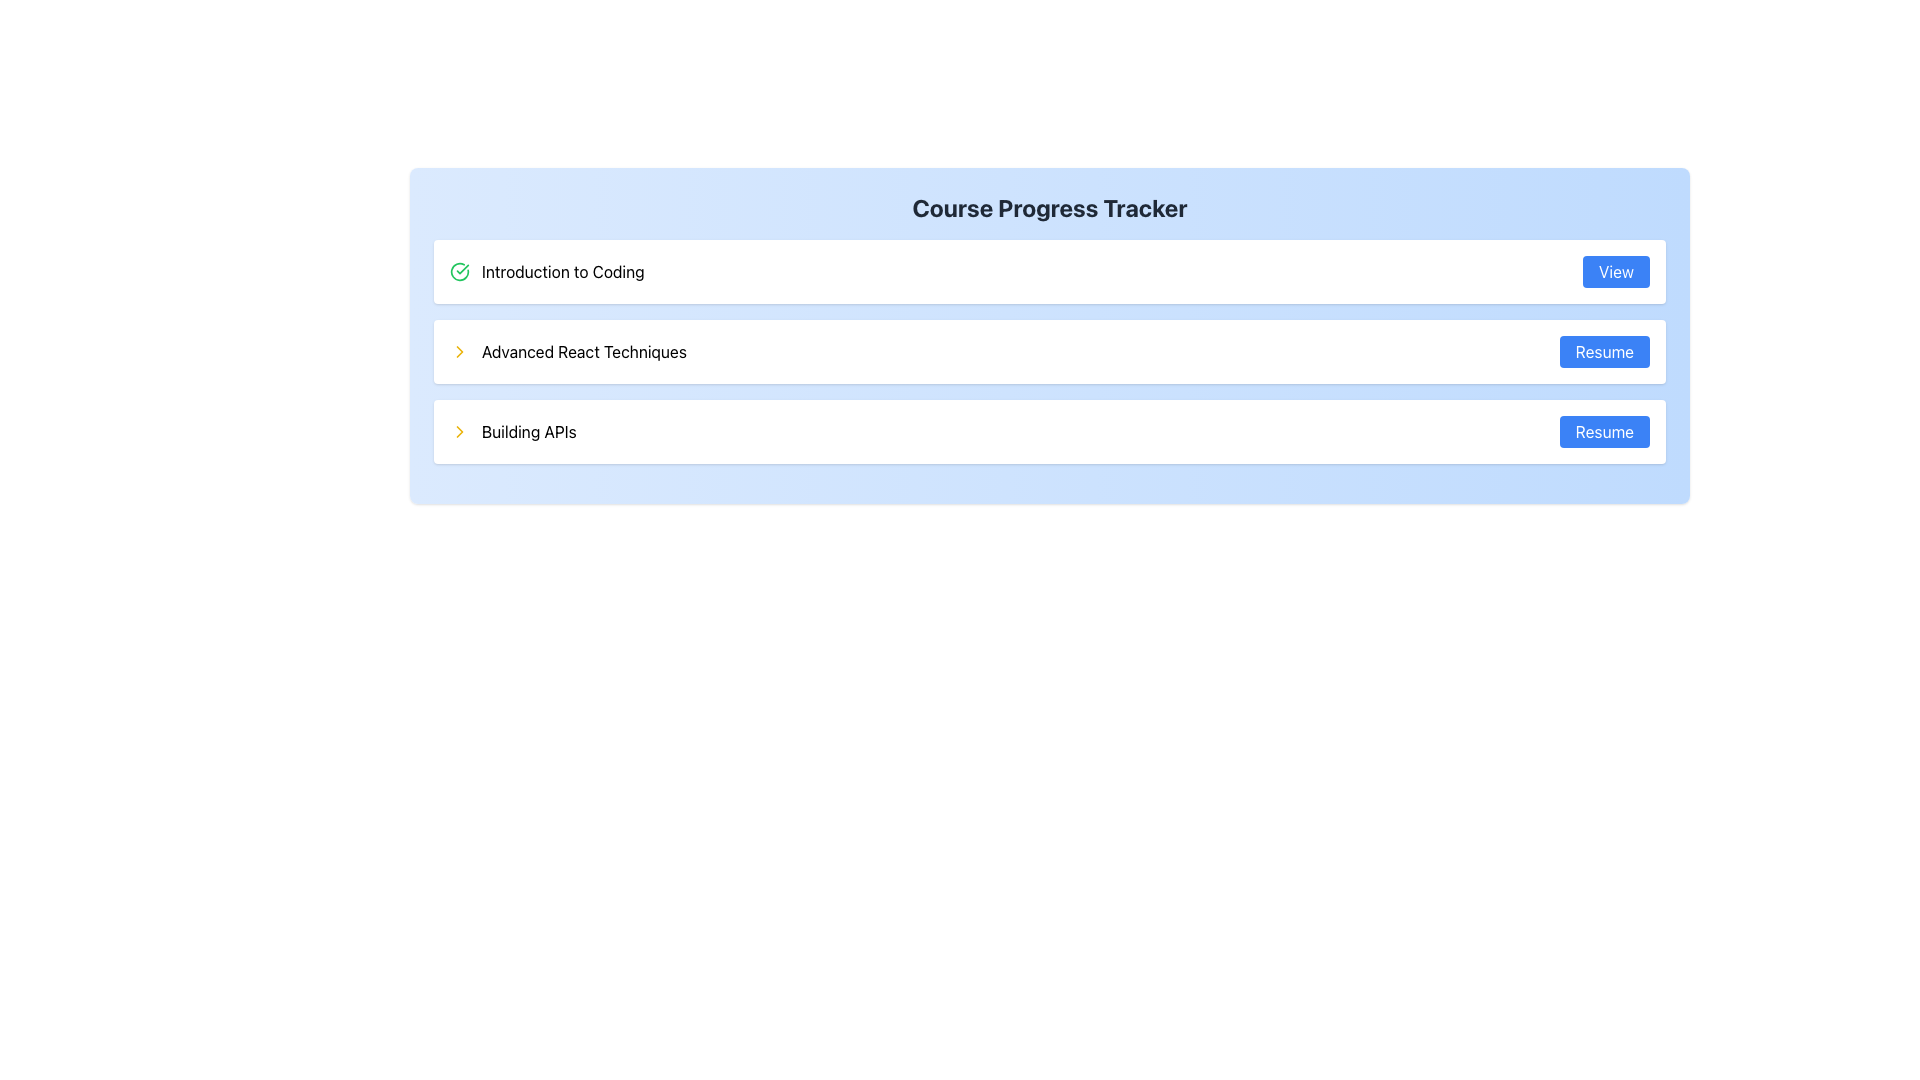 The height and width of the screenshot is (1080, 1920). Describe the element at coordinates (529, 431) in the screenshot. I see `the text label displaying the course title 'Building APIs', which is the third heading in the course progress tracker` at that location.